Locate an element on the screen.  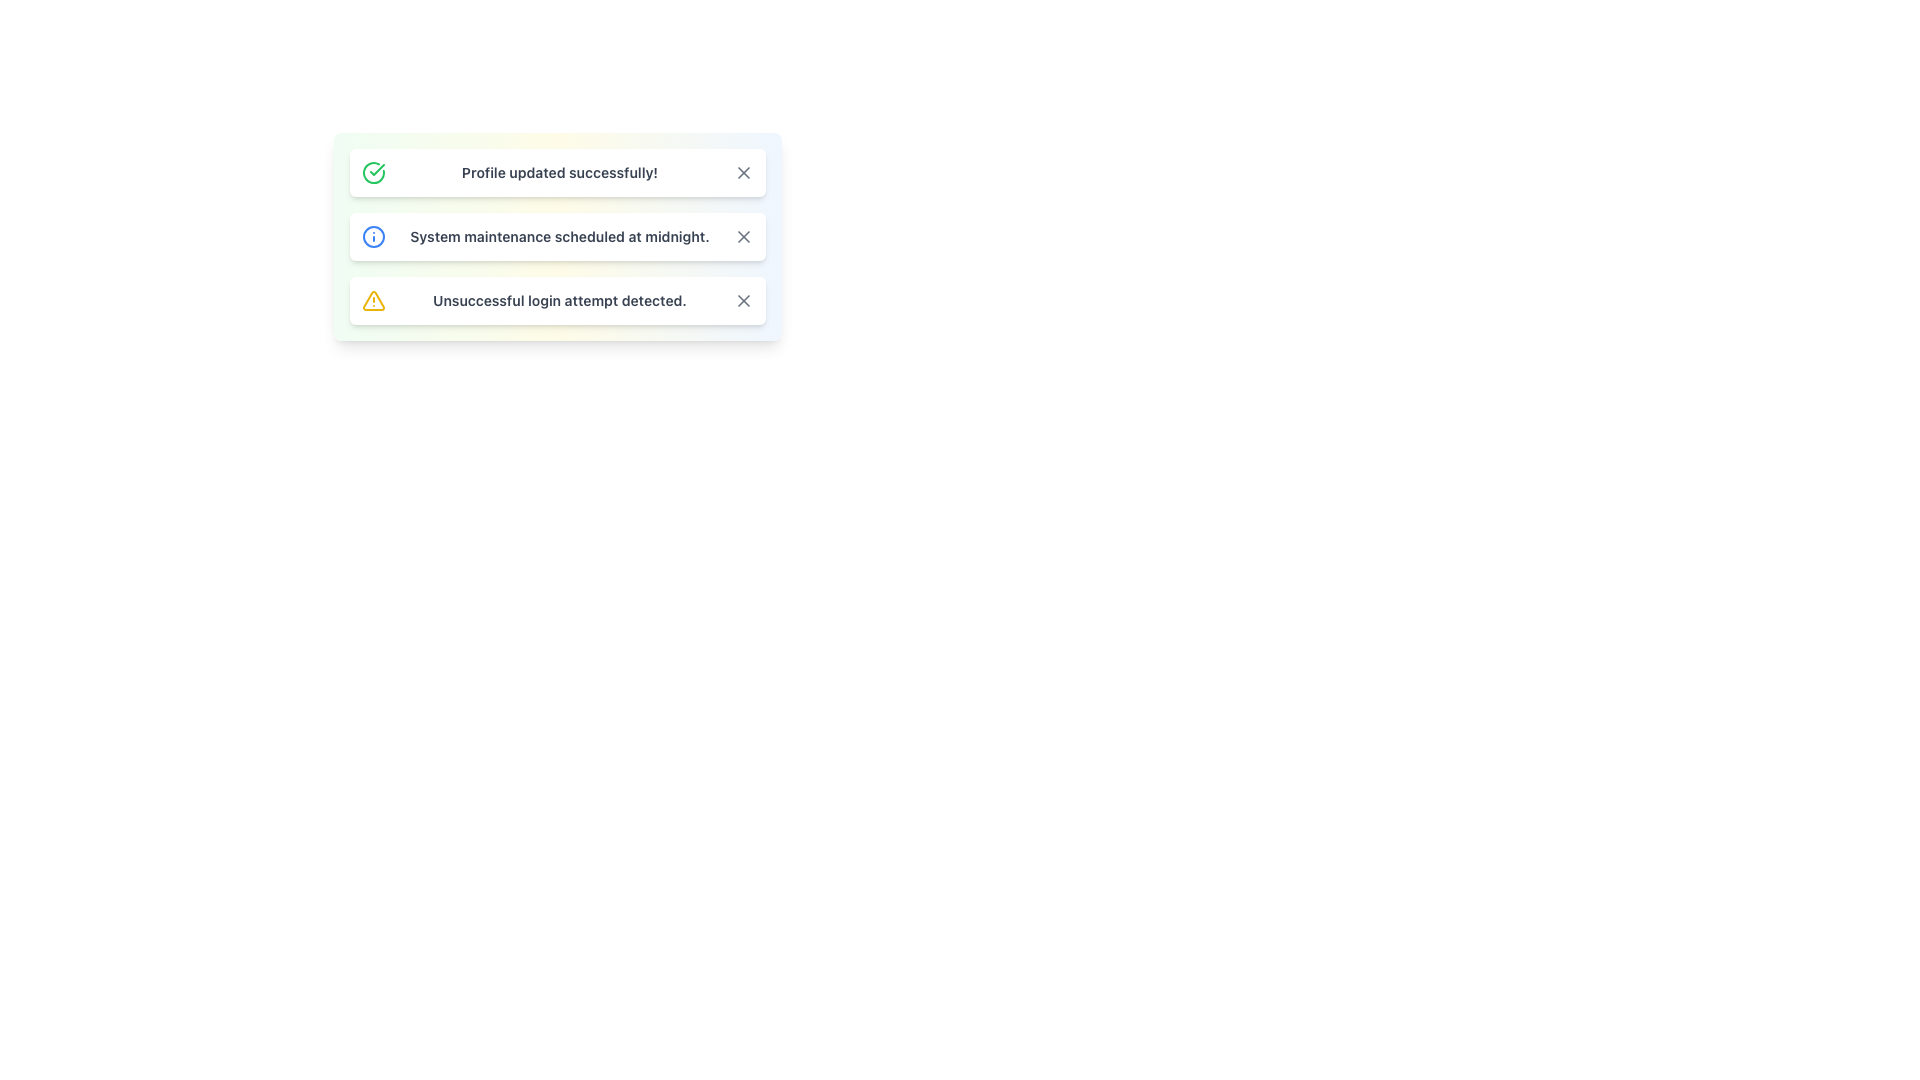
the upper-left to bottom-right diagonal segment of the 'X' icon used for closing notifications, located on the right side of the third notification panel is located at coordinates (743, 300).